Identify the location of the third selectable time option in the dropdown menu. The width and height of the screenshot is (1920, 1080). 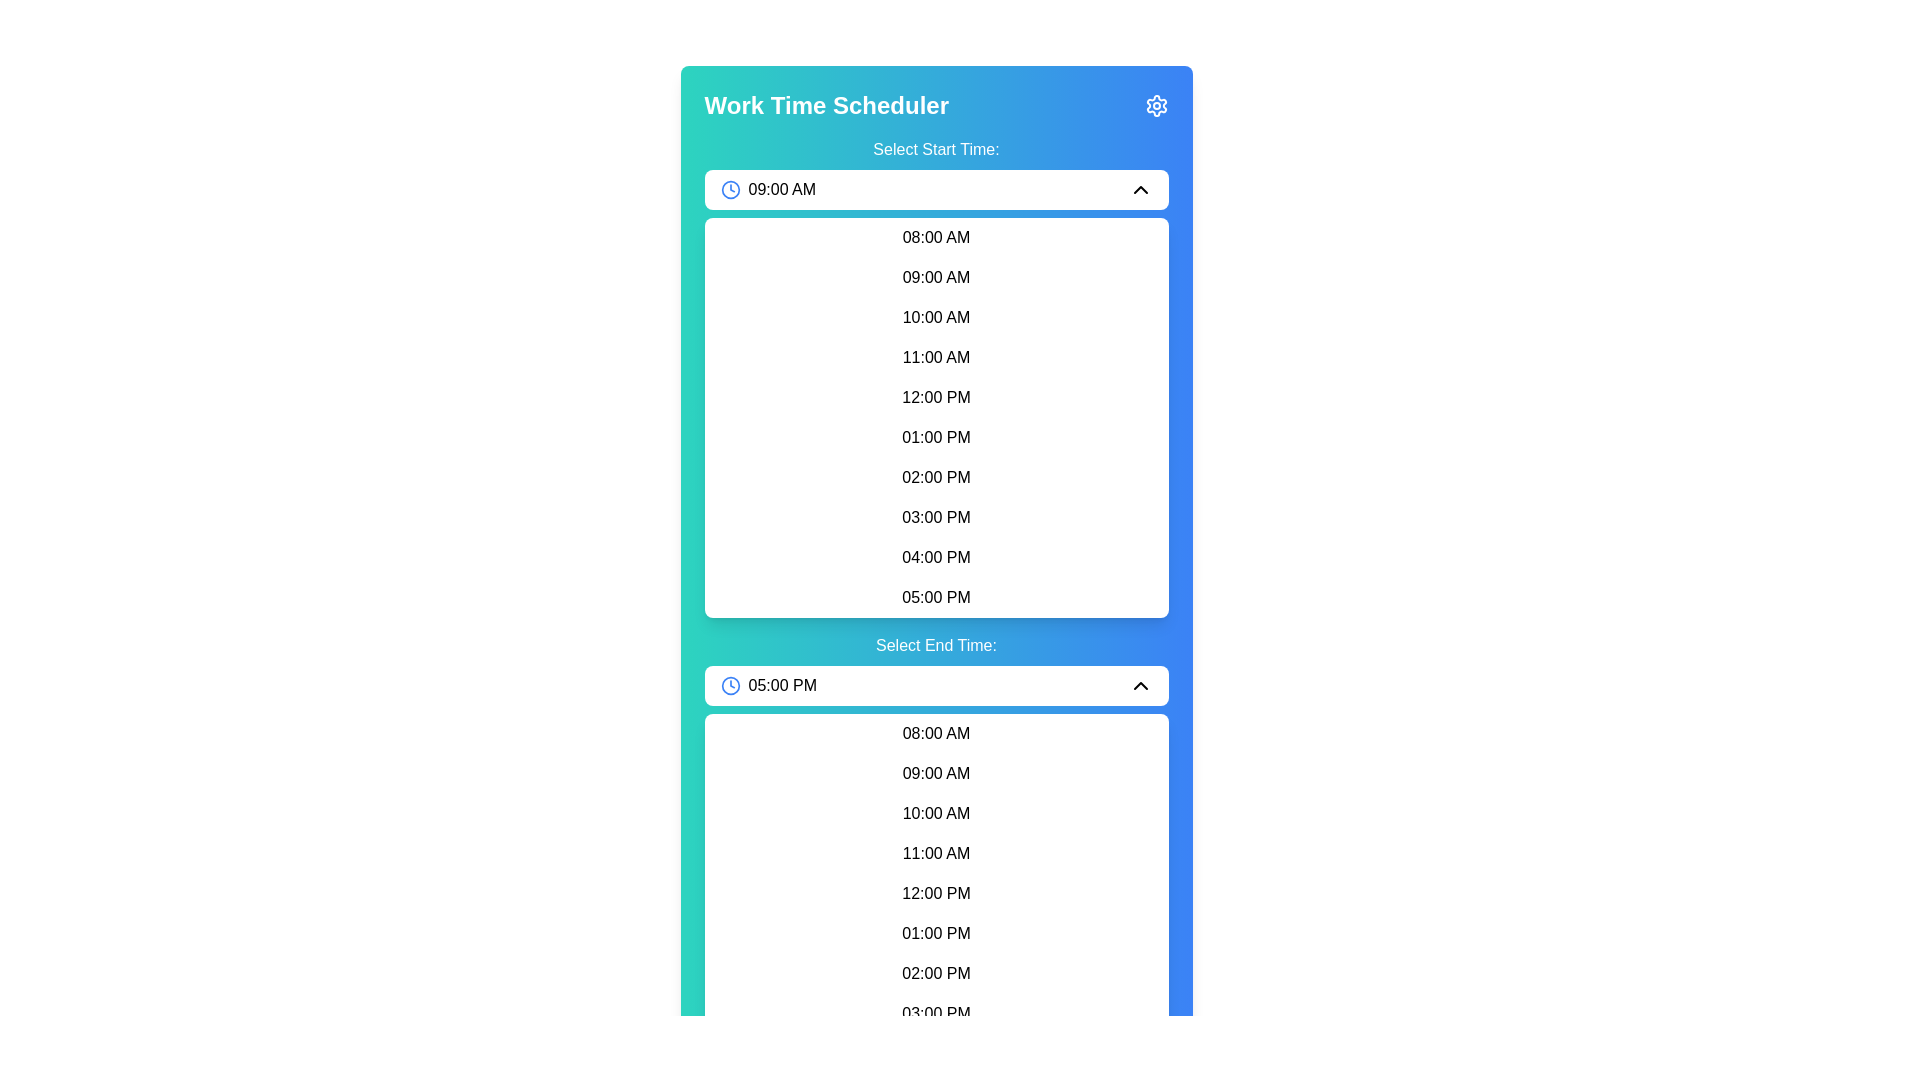
(935, 813).